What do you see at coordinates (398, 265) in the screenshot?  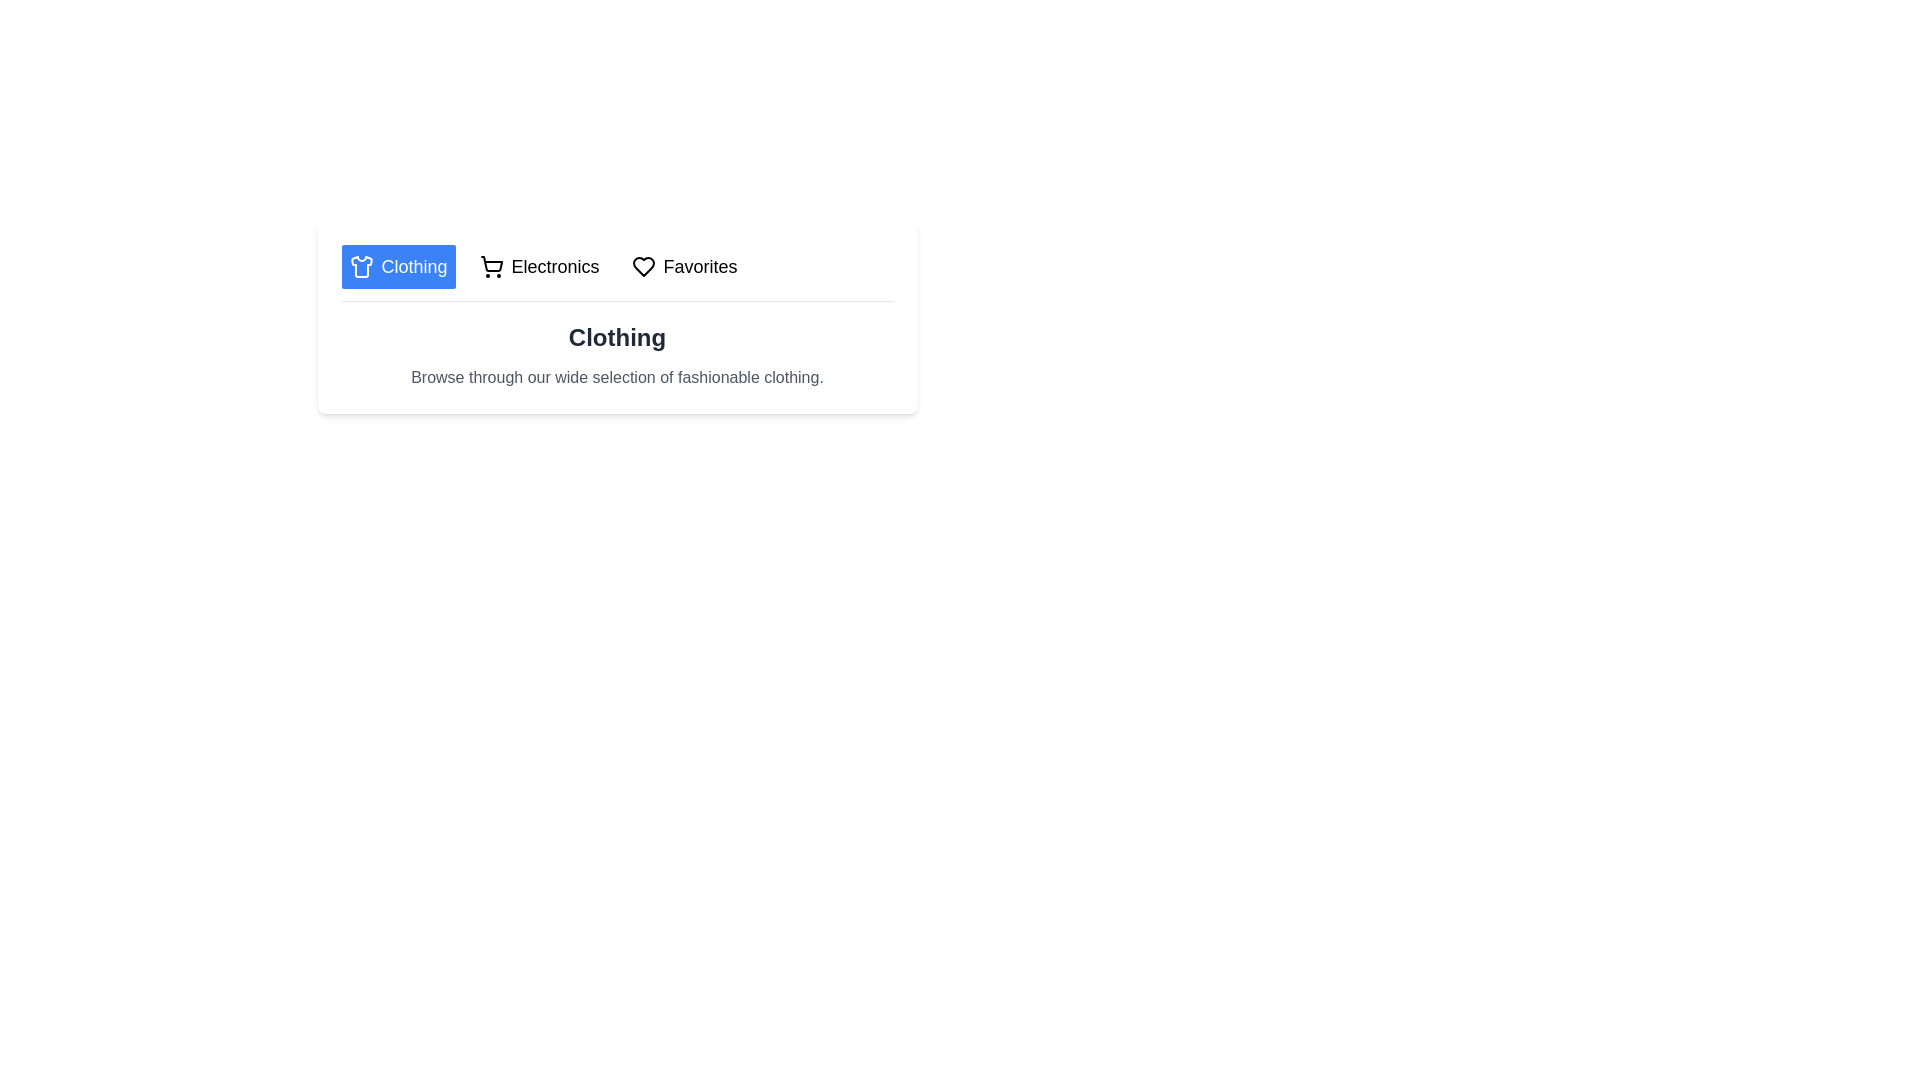 I see `the Clothing tab to switch to the corresponding category` at bounding box center [398, 265].